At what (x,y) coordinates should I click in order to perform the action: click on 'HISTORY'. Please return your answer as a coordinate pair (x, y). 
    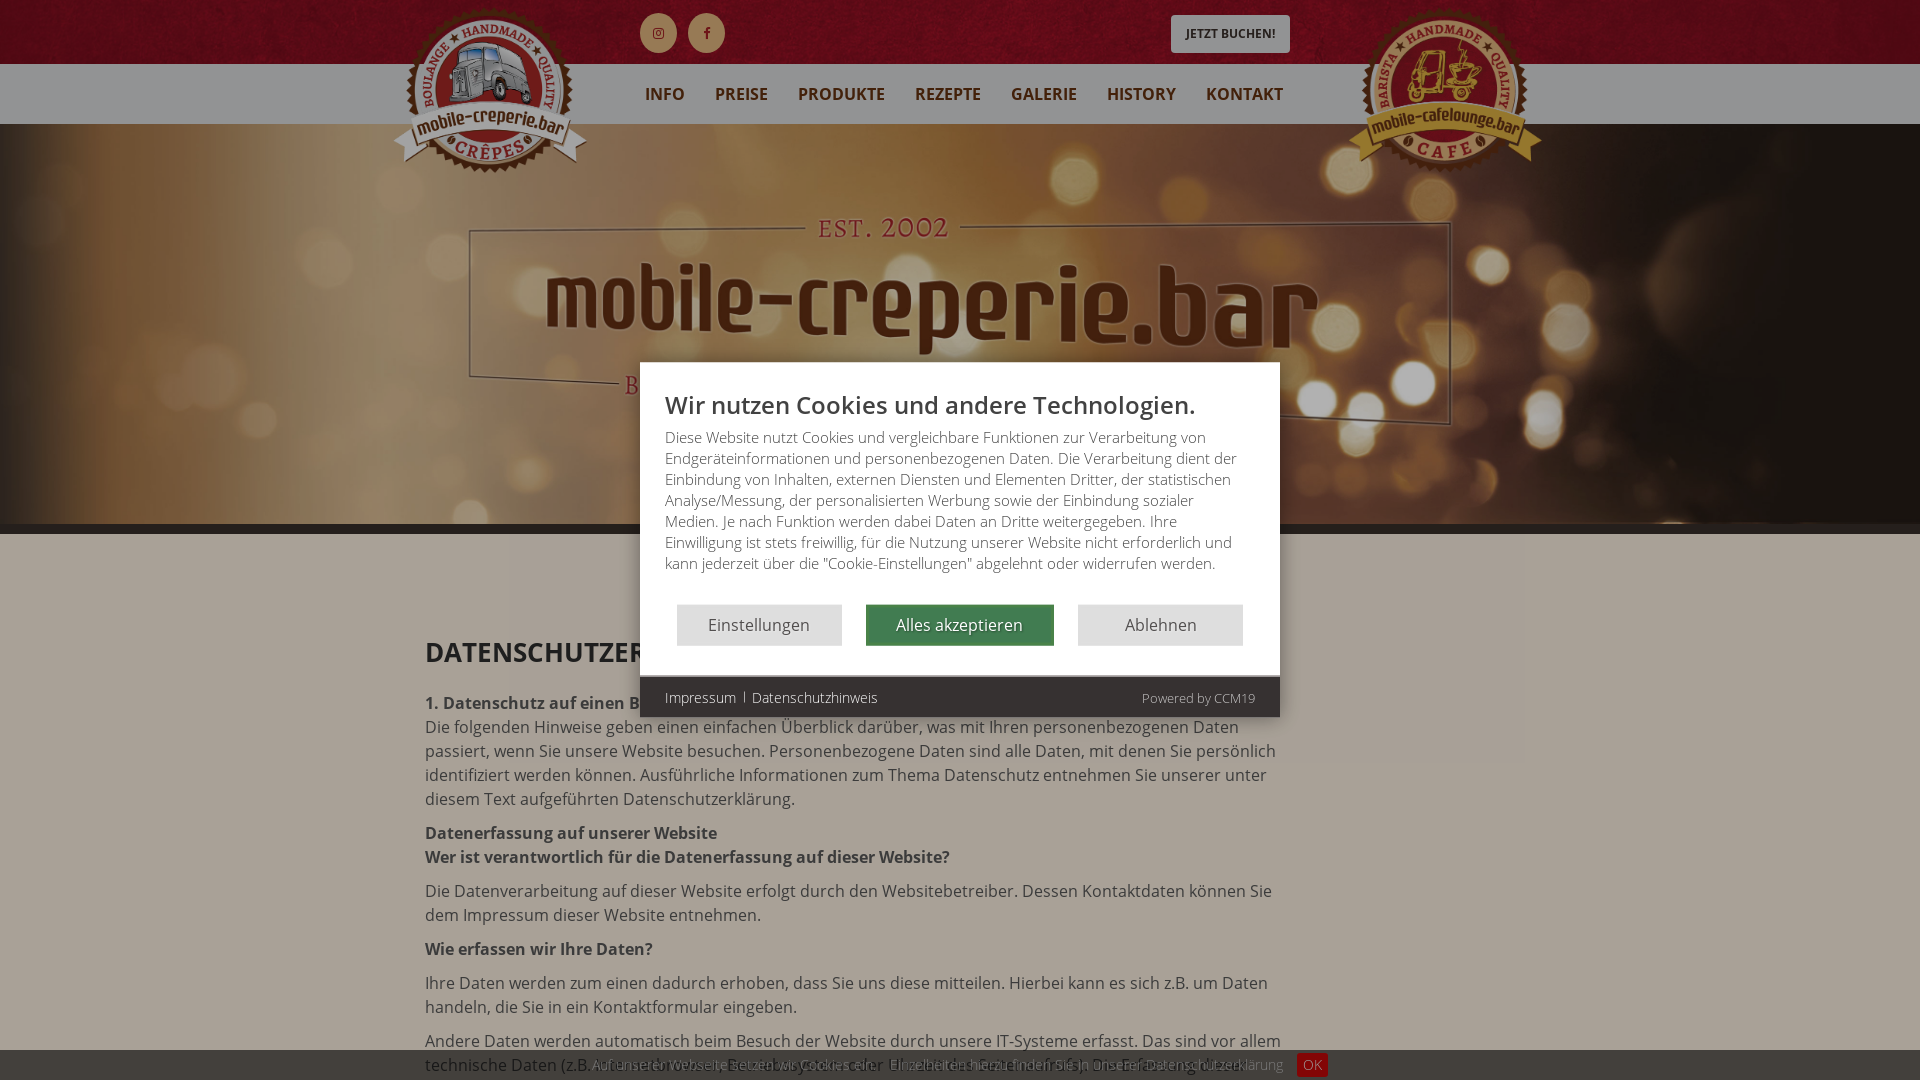
    Looking at the image, I should click on (1141, 93).